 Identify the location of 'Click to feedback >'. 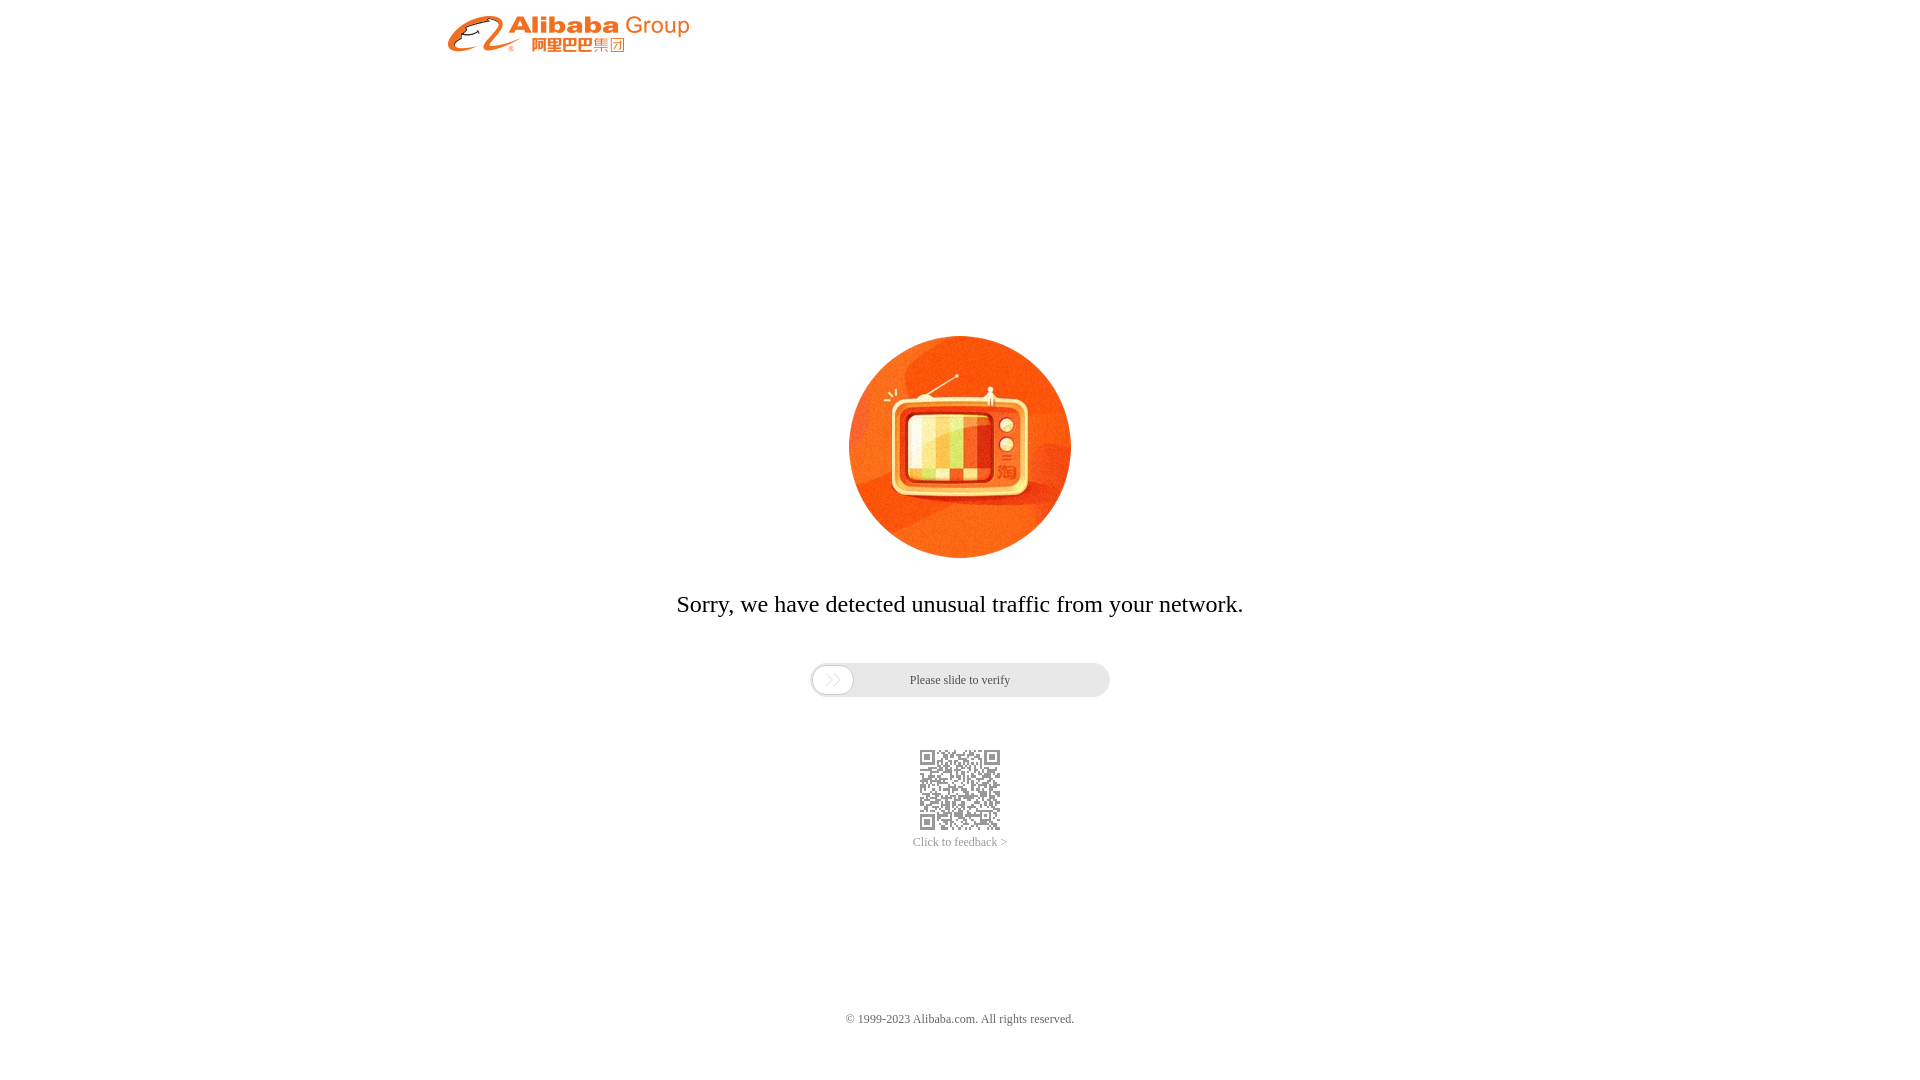
(960, 842).